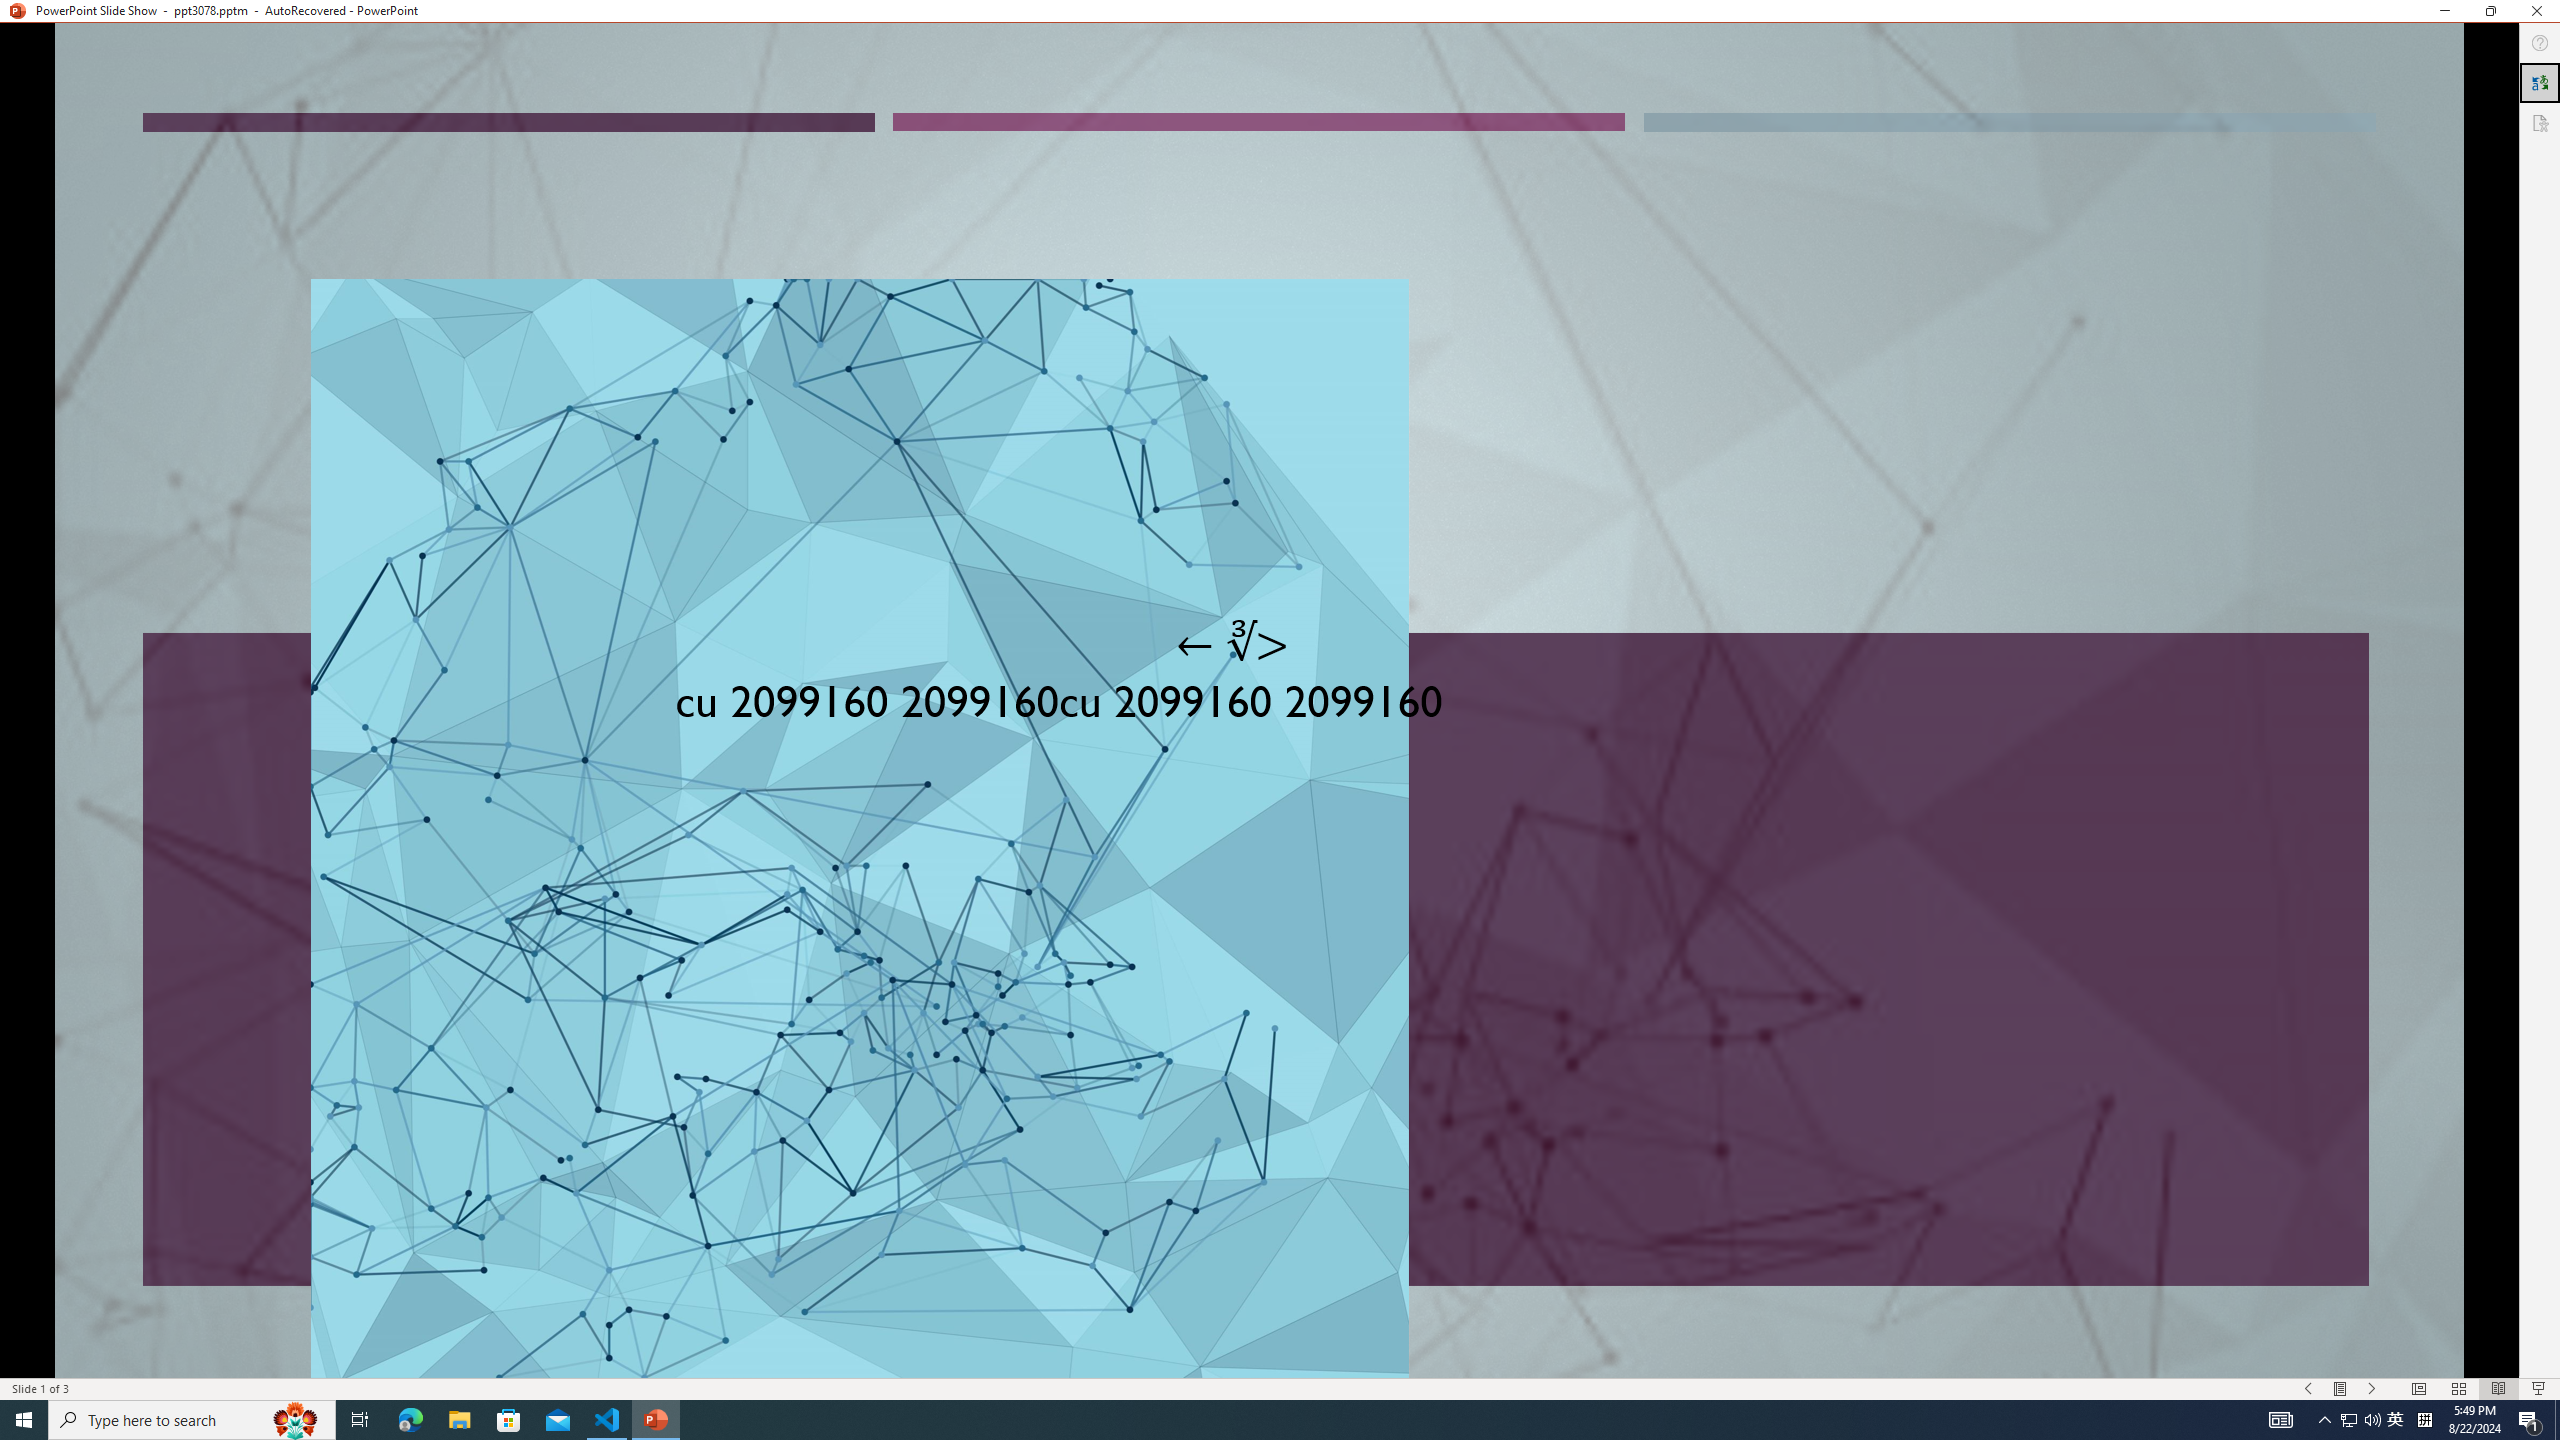 The image size is (2560, 1440). I want to click on 'Accessibility', so click(2539, 122).